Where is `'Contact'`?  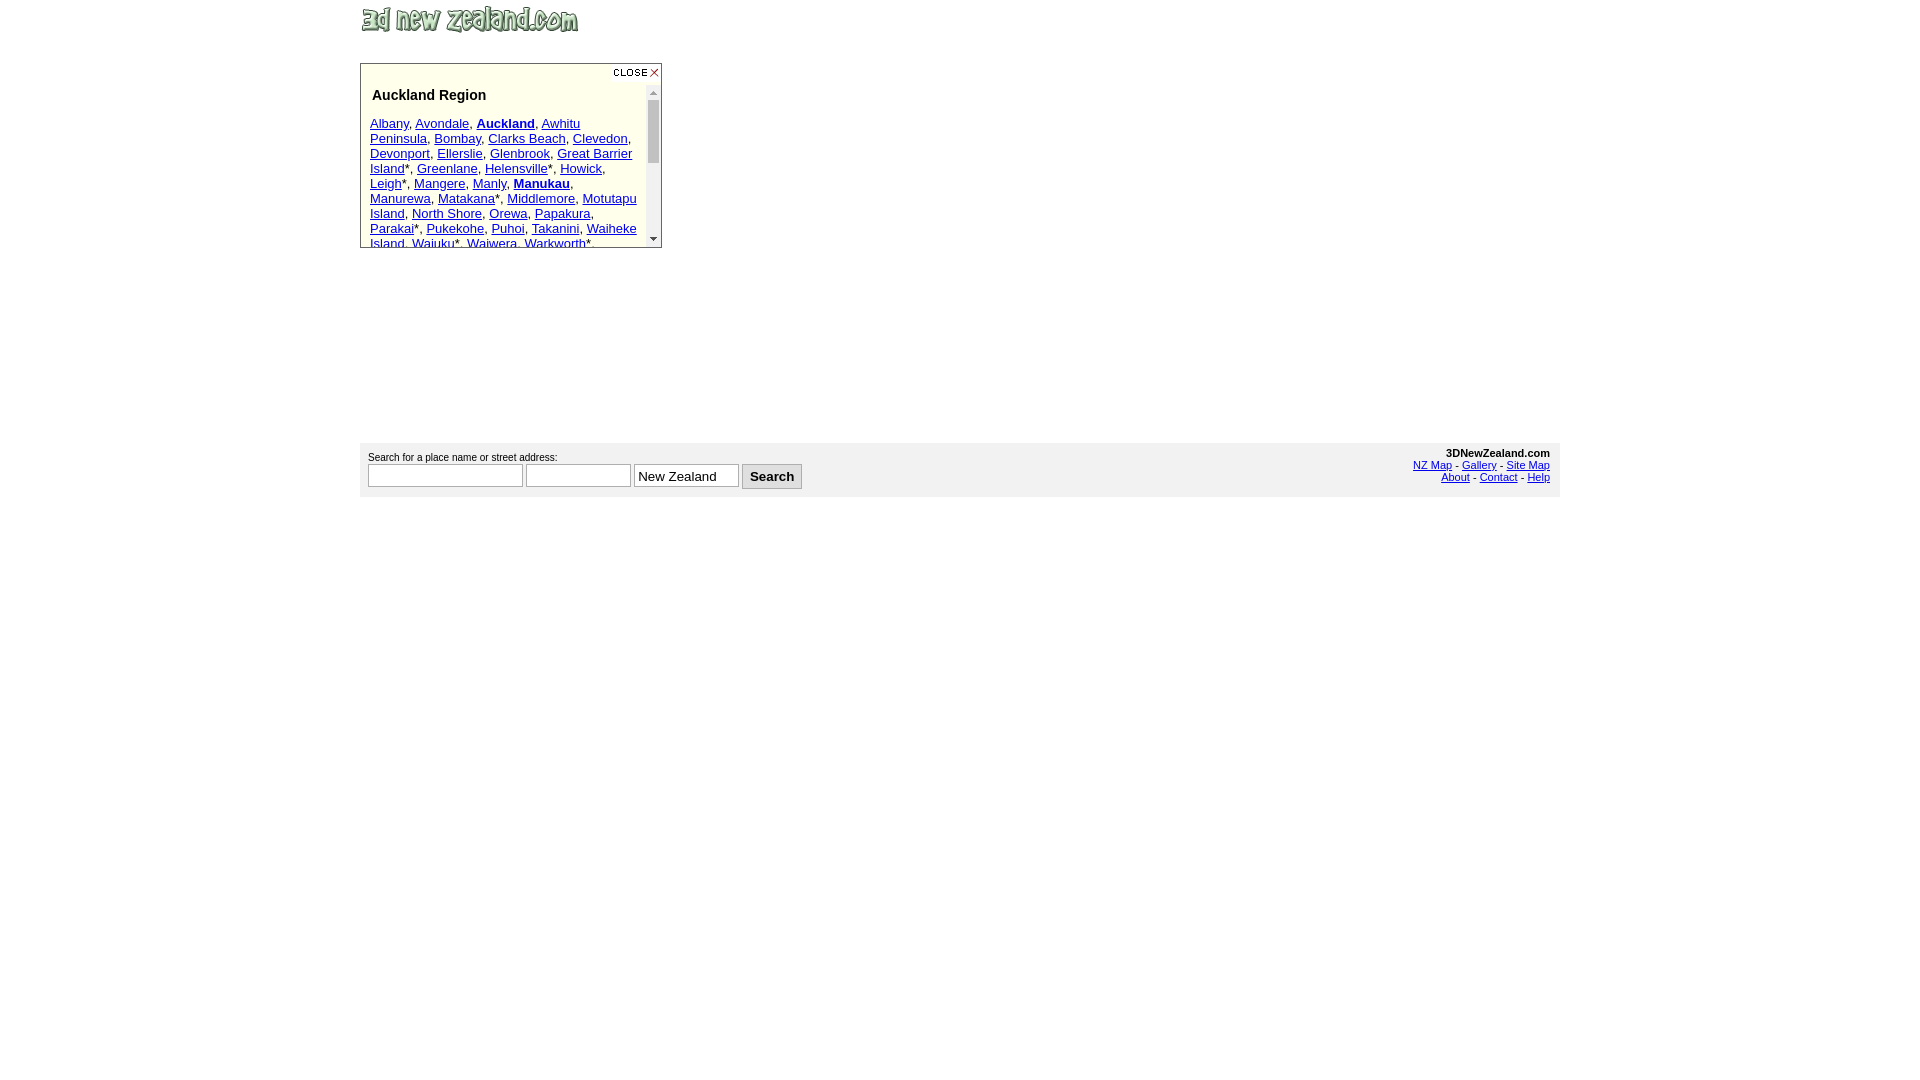 'Contact' is located at coordinates (1498, 477).